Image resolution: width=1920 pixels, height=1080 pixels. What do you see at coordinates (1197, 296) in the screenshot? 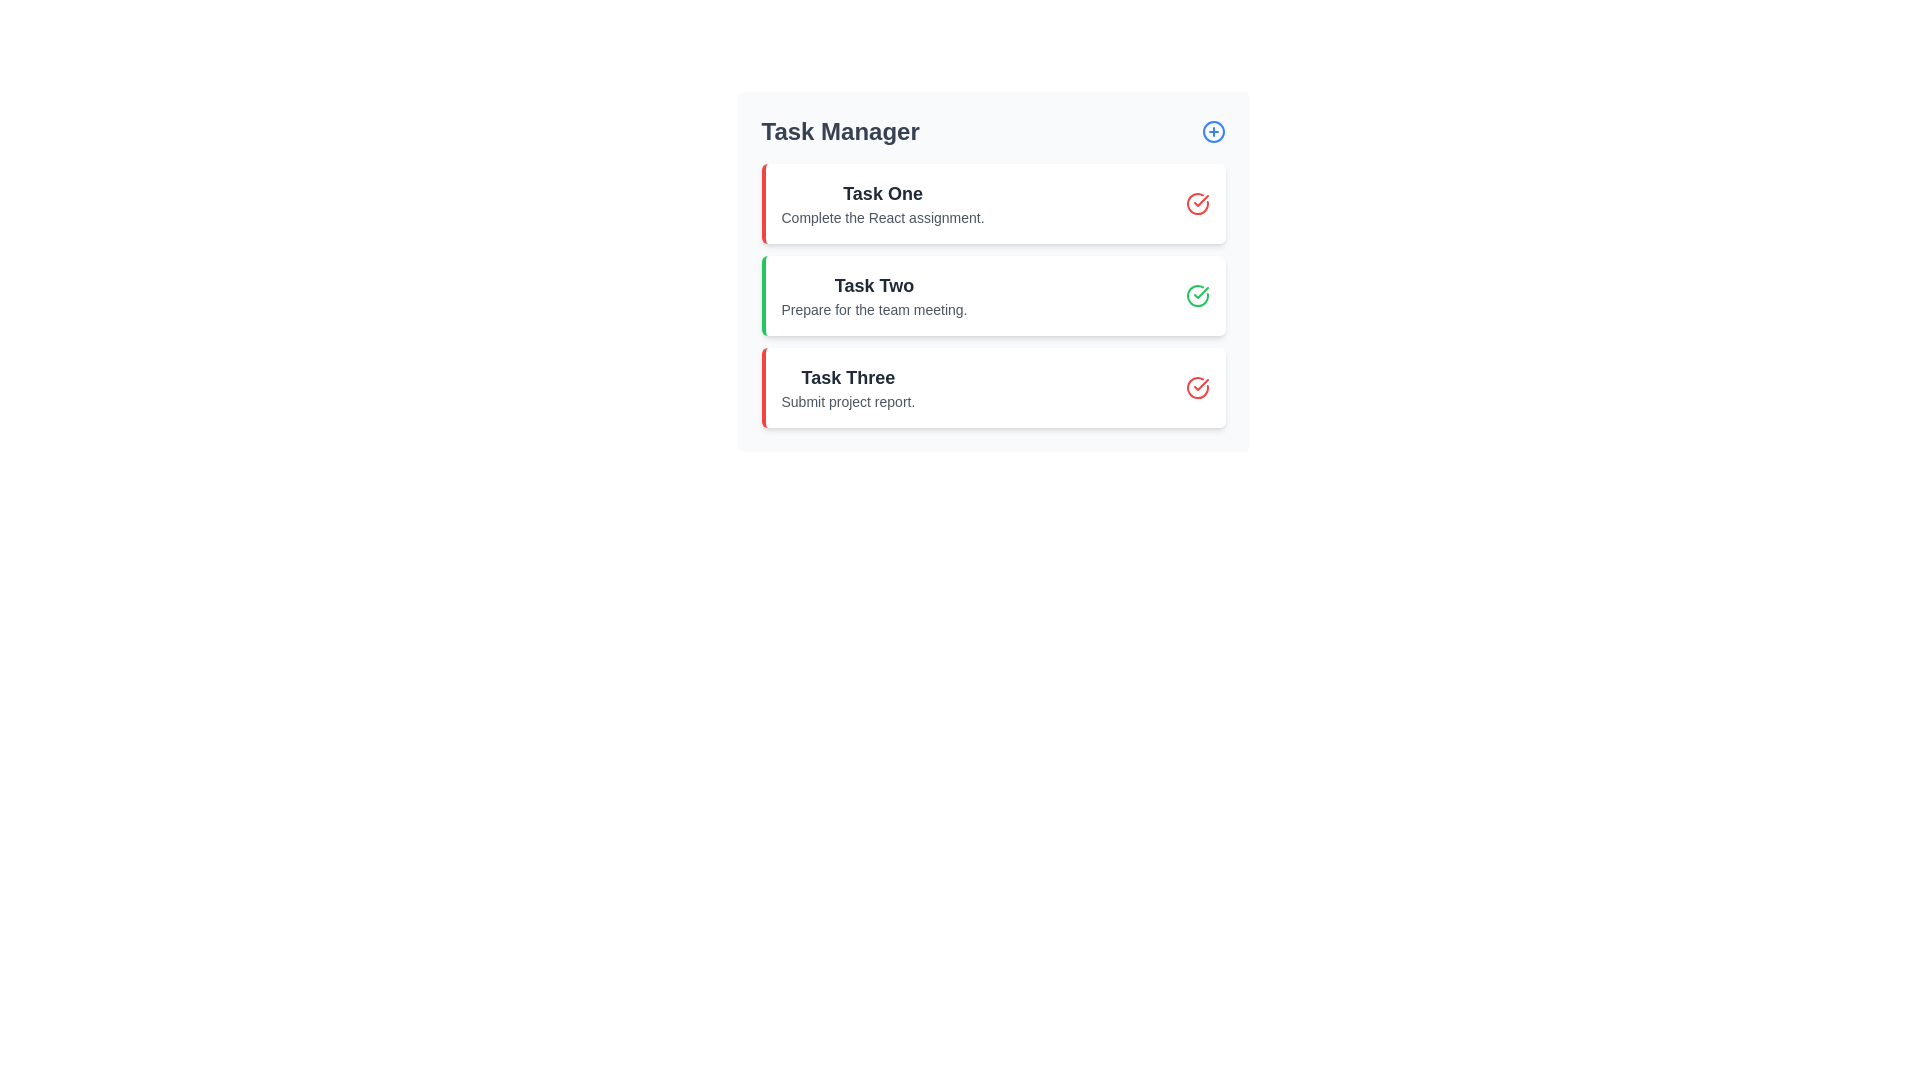
I see `the circular checkmark icon with a green border, associated with the text 'Task Two - Prepare for the team meeting.', to mark the task as complete` at bounding box center [1197, 296].